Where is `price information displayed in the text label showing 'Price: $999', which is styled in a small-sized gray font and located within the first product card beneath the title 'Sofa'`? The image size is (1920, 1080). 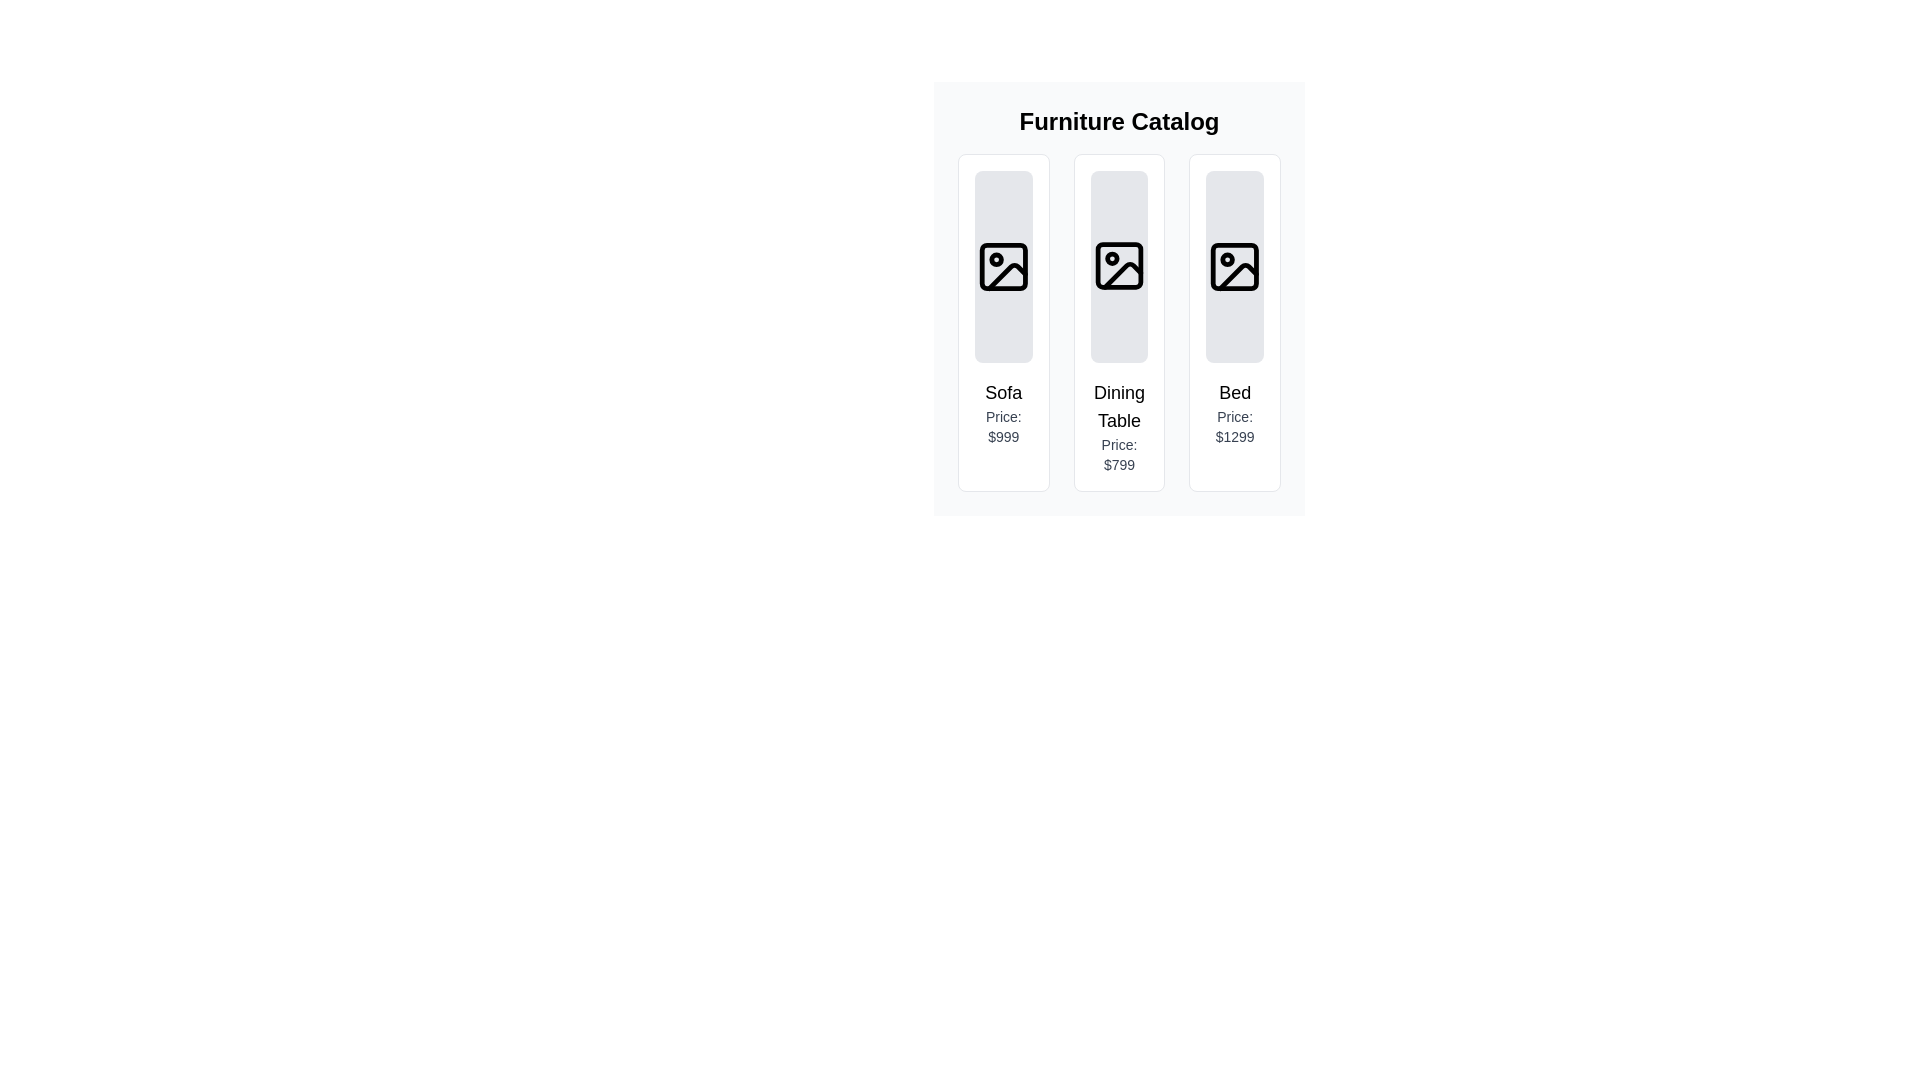 price information displayed in the text label showing 'Price: $999', which is styled in a small-sized gray font and located within the first product card beneath the title 'Sofa' is located at coordinates (1003, 426).